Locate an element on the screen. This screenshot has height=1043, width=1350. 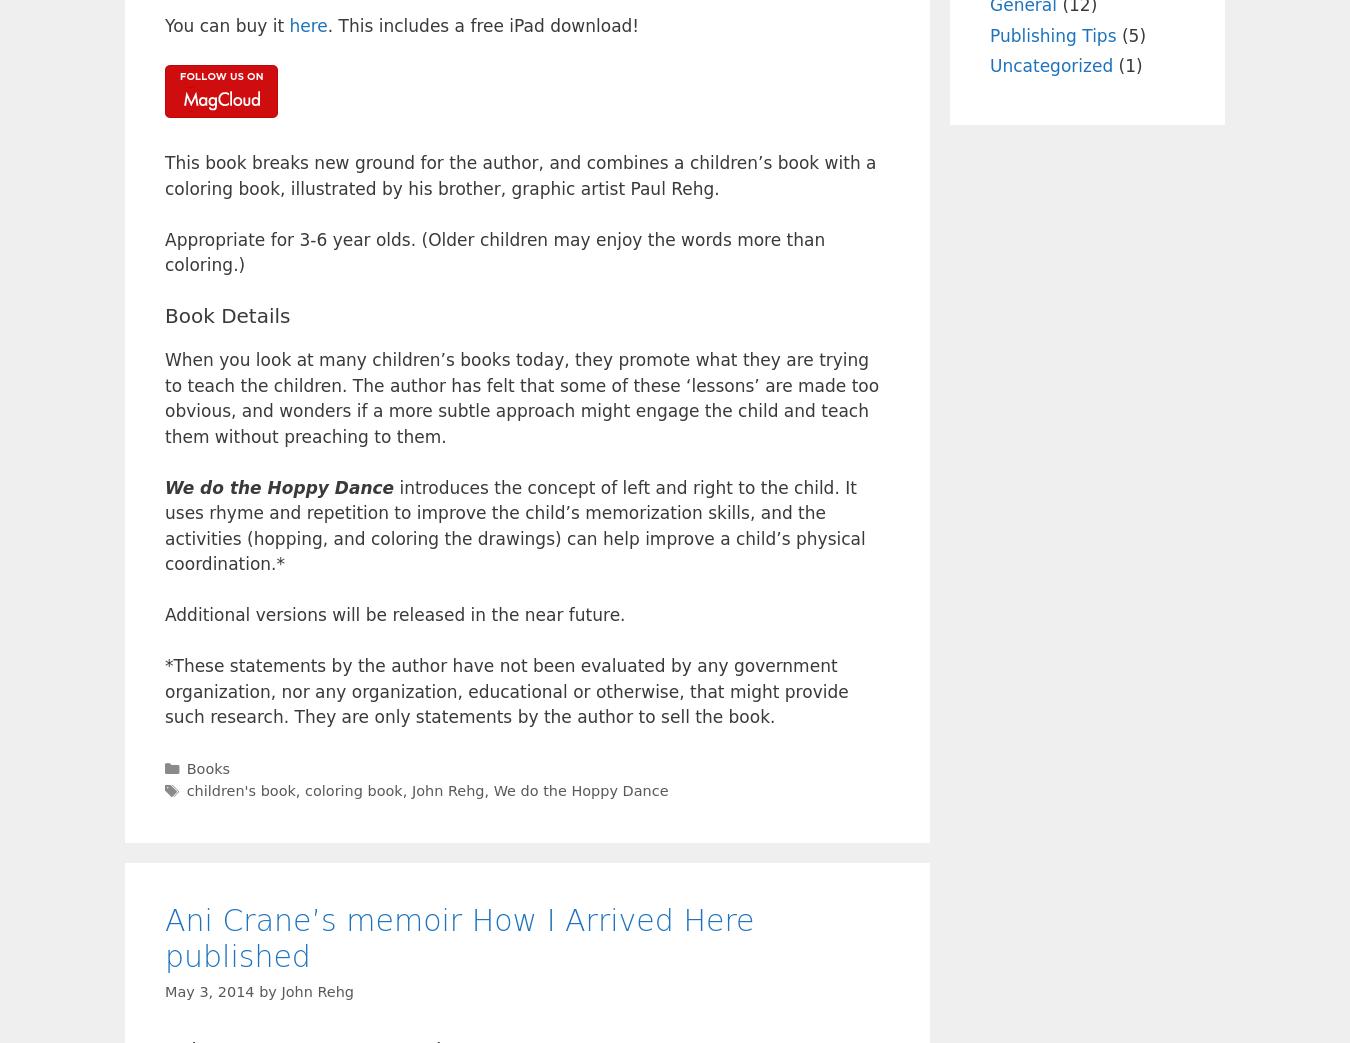
'by' is located at coordinates (258, 990).